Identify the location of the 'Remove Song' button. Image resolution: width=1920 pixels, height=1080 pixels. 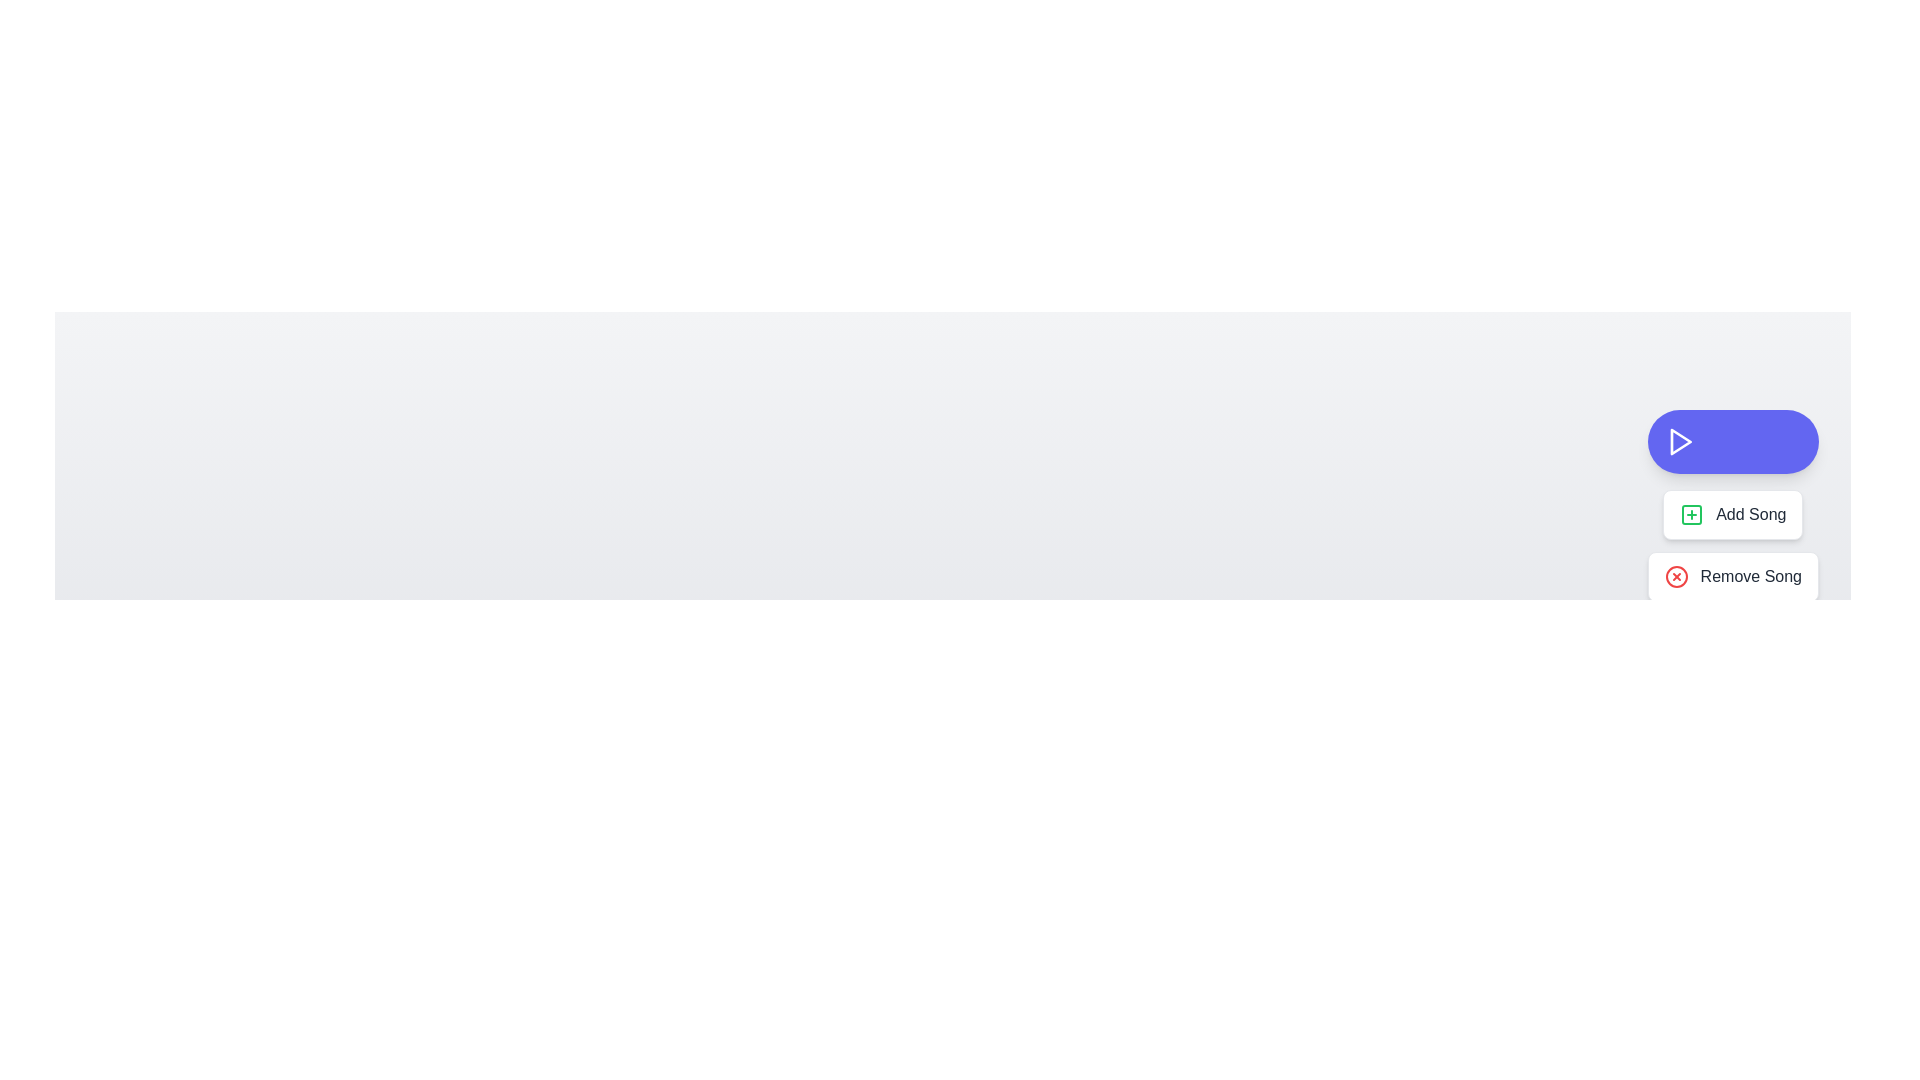
(1731, 577).